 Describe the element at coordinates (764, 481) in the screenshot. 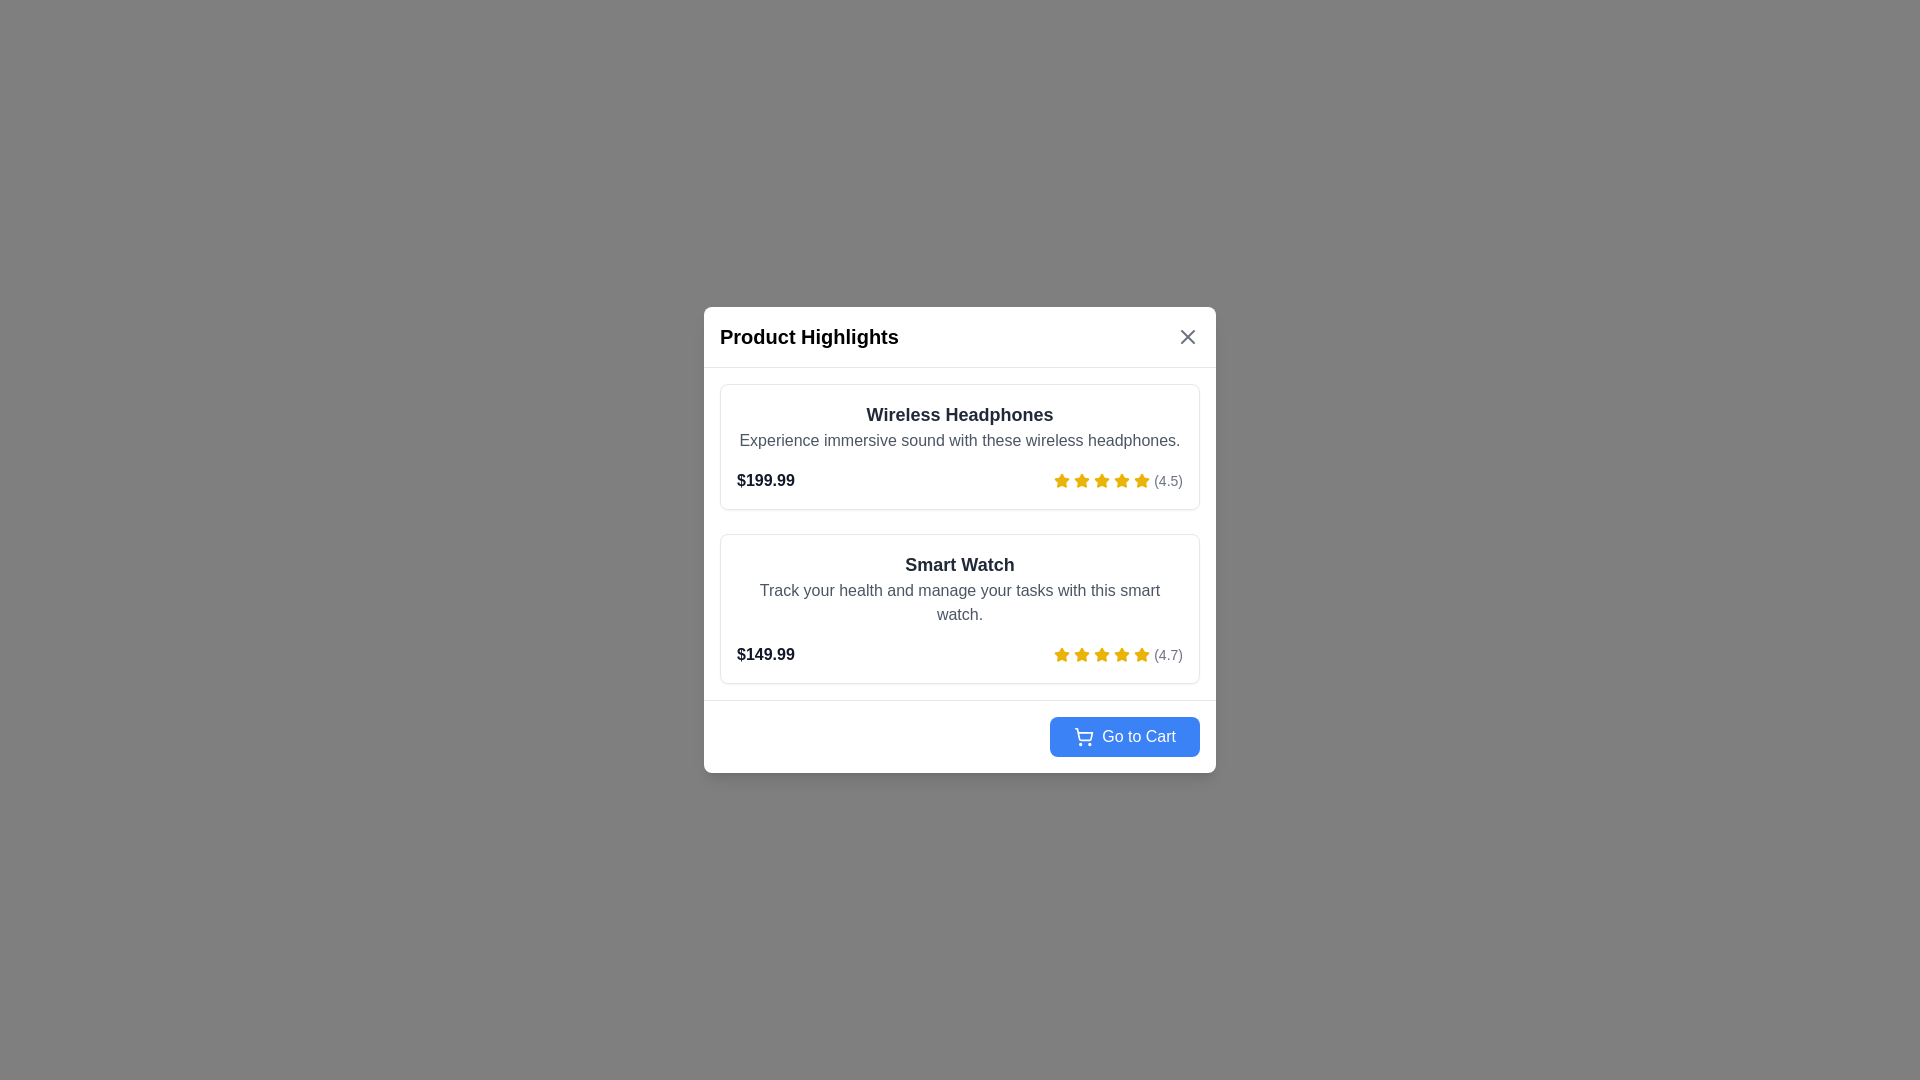

I see `the pricing information Text Label for the 'Wireless Headphones' product, located in the first card of the product list, positioned near the title and above the ratings` at that location.